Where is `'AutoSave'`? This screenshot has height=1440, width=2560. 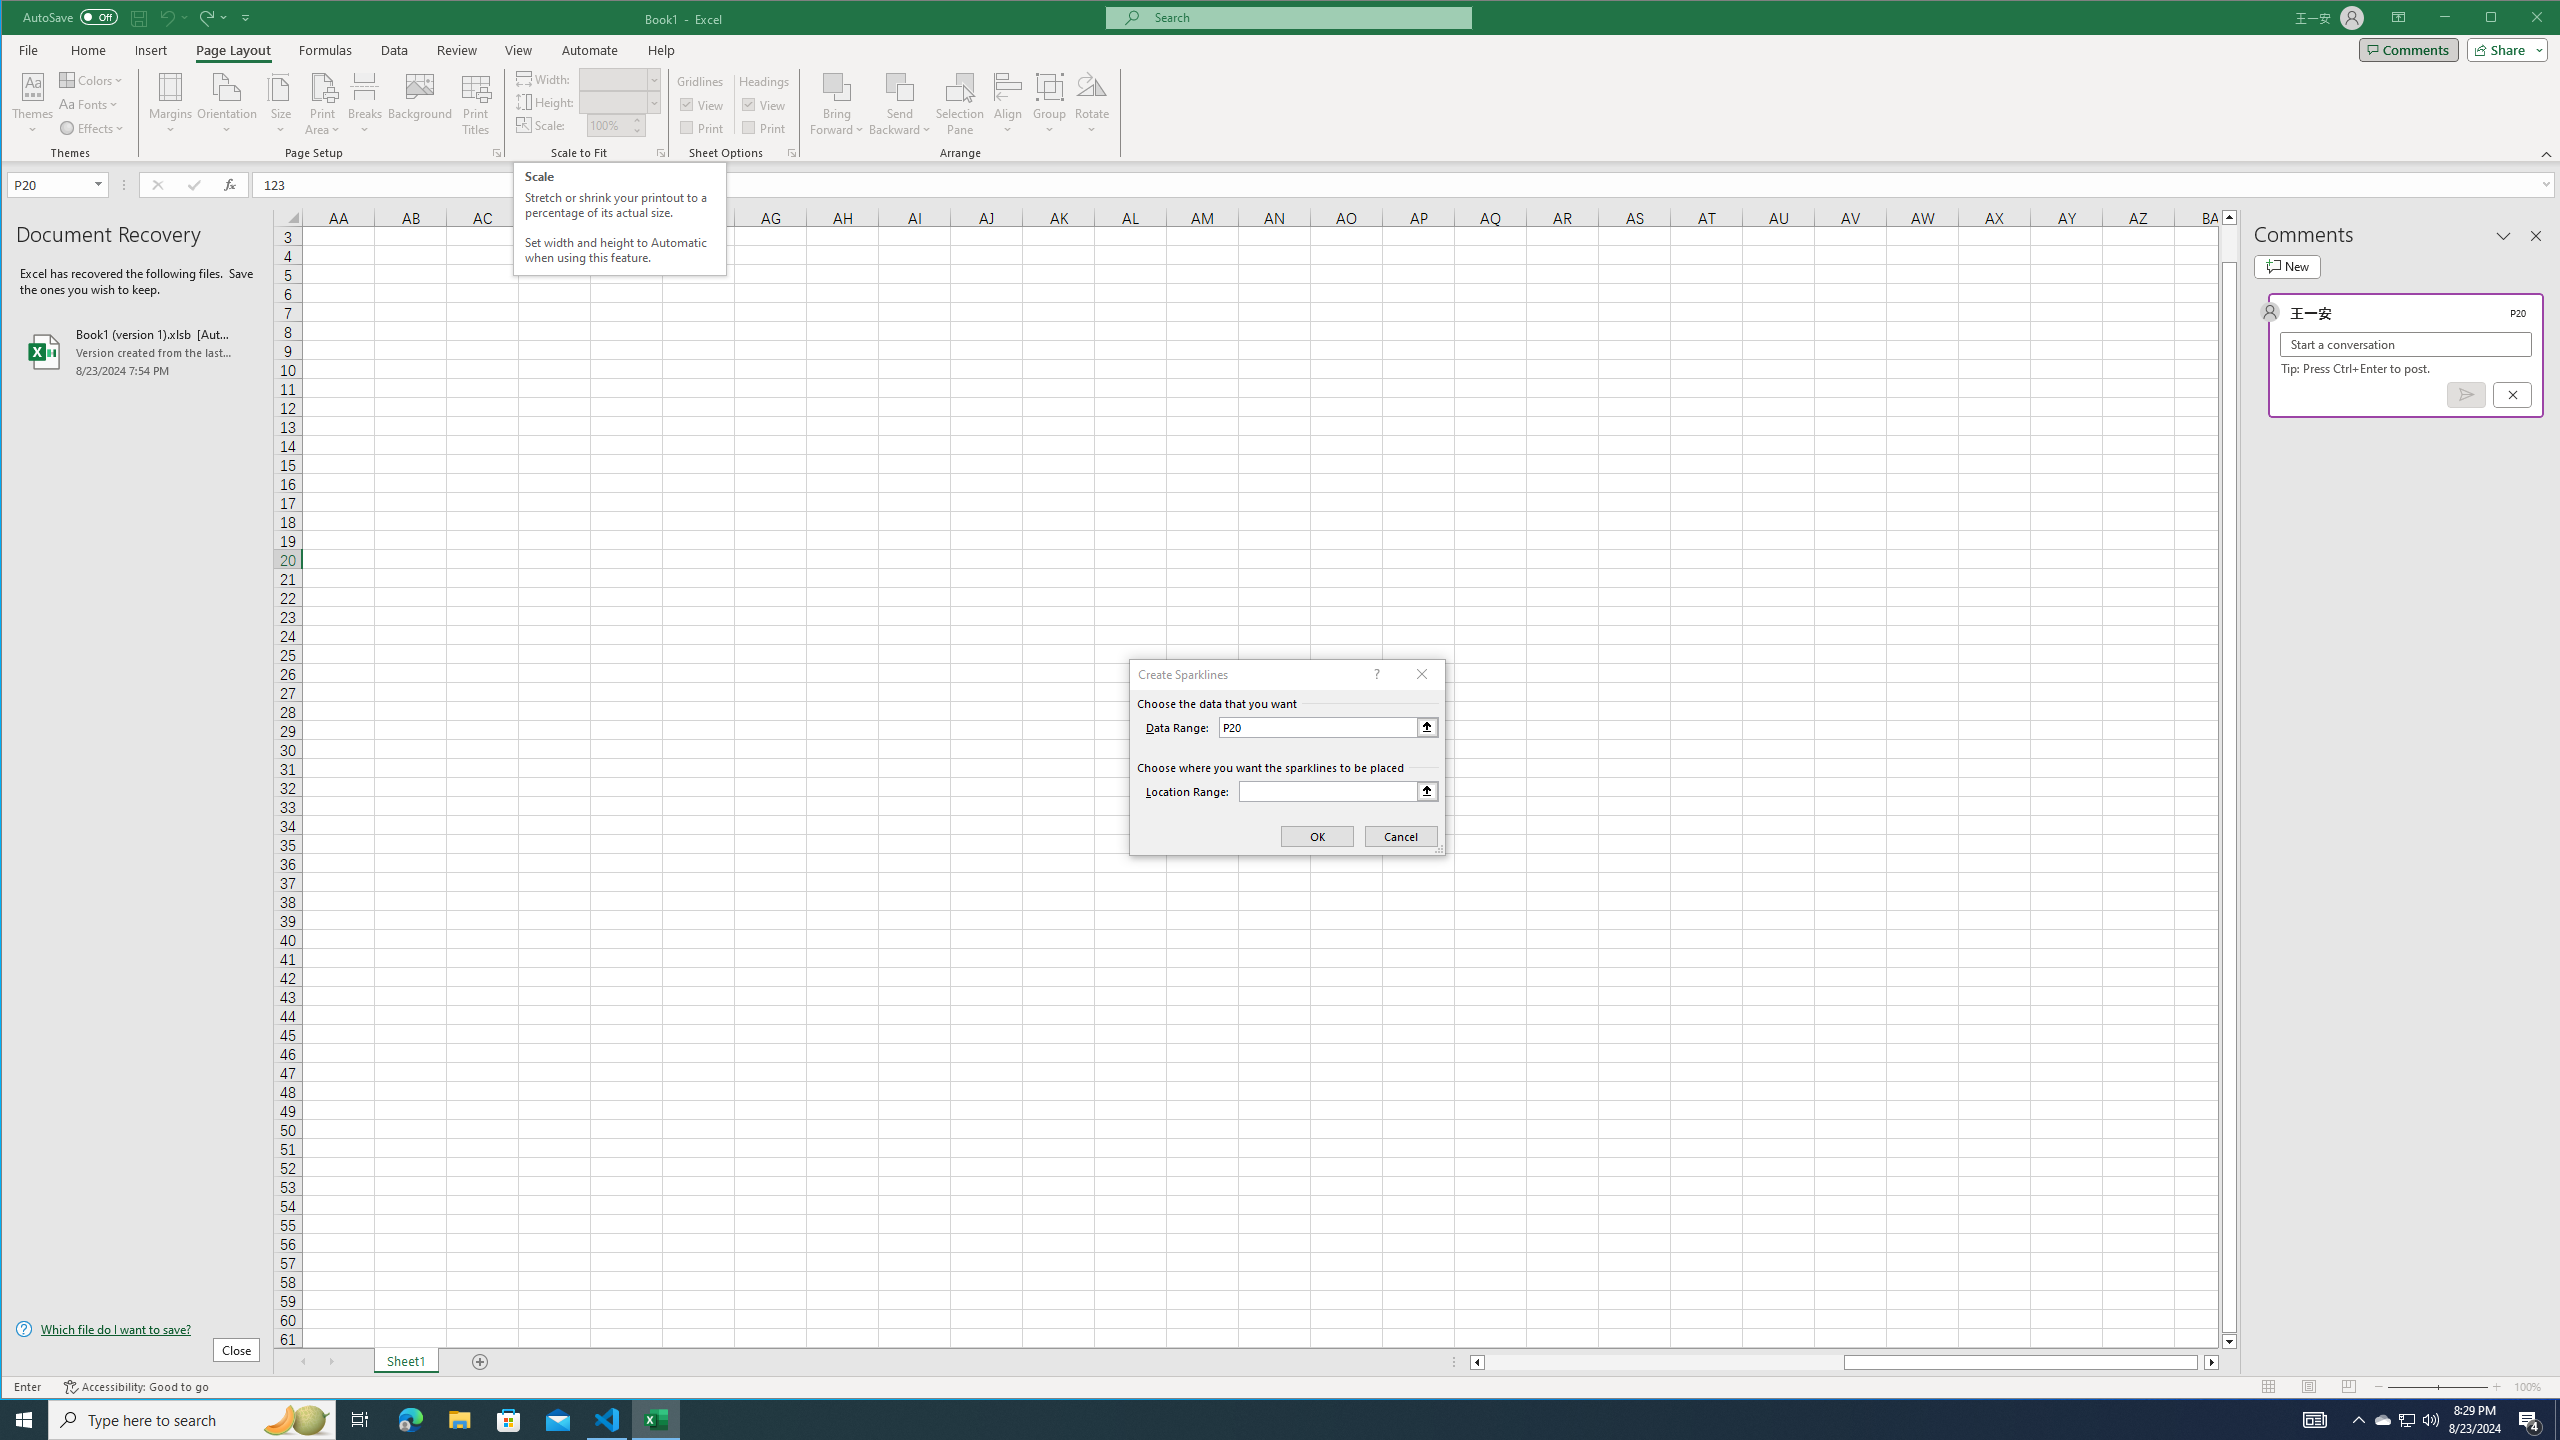
'AutoSave' is located at coordinates (69, 16).